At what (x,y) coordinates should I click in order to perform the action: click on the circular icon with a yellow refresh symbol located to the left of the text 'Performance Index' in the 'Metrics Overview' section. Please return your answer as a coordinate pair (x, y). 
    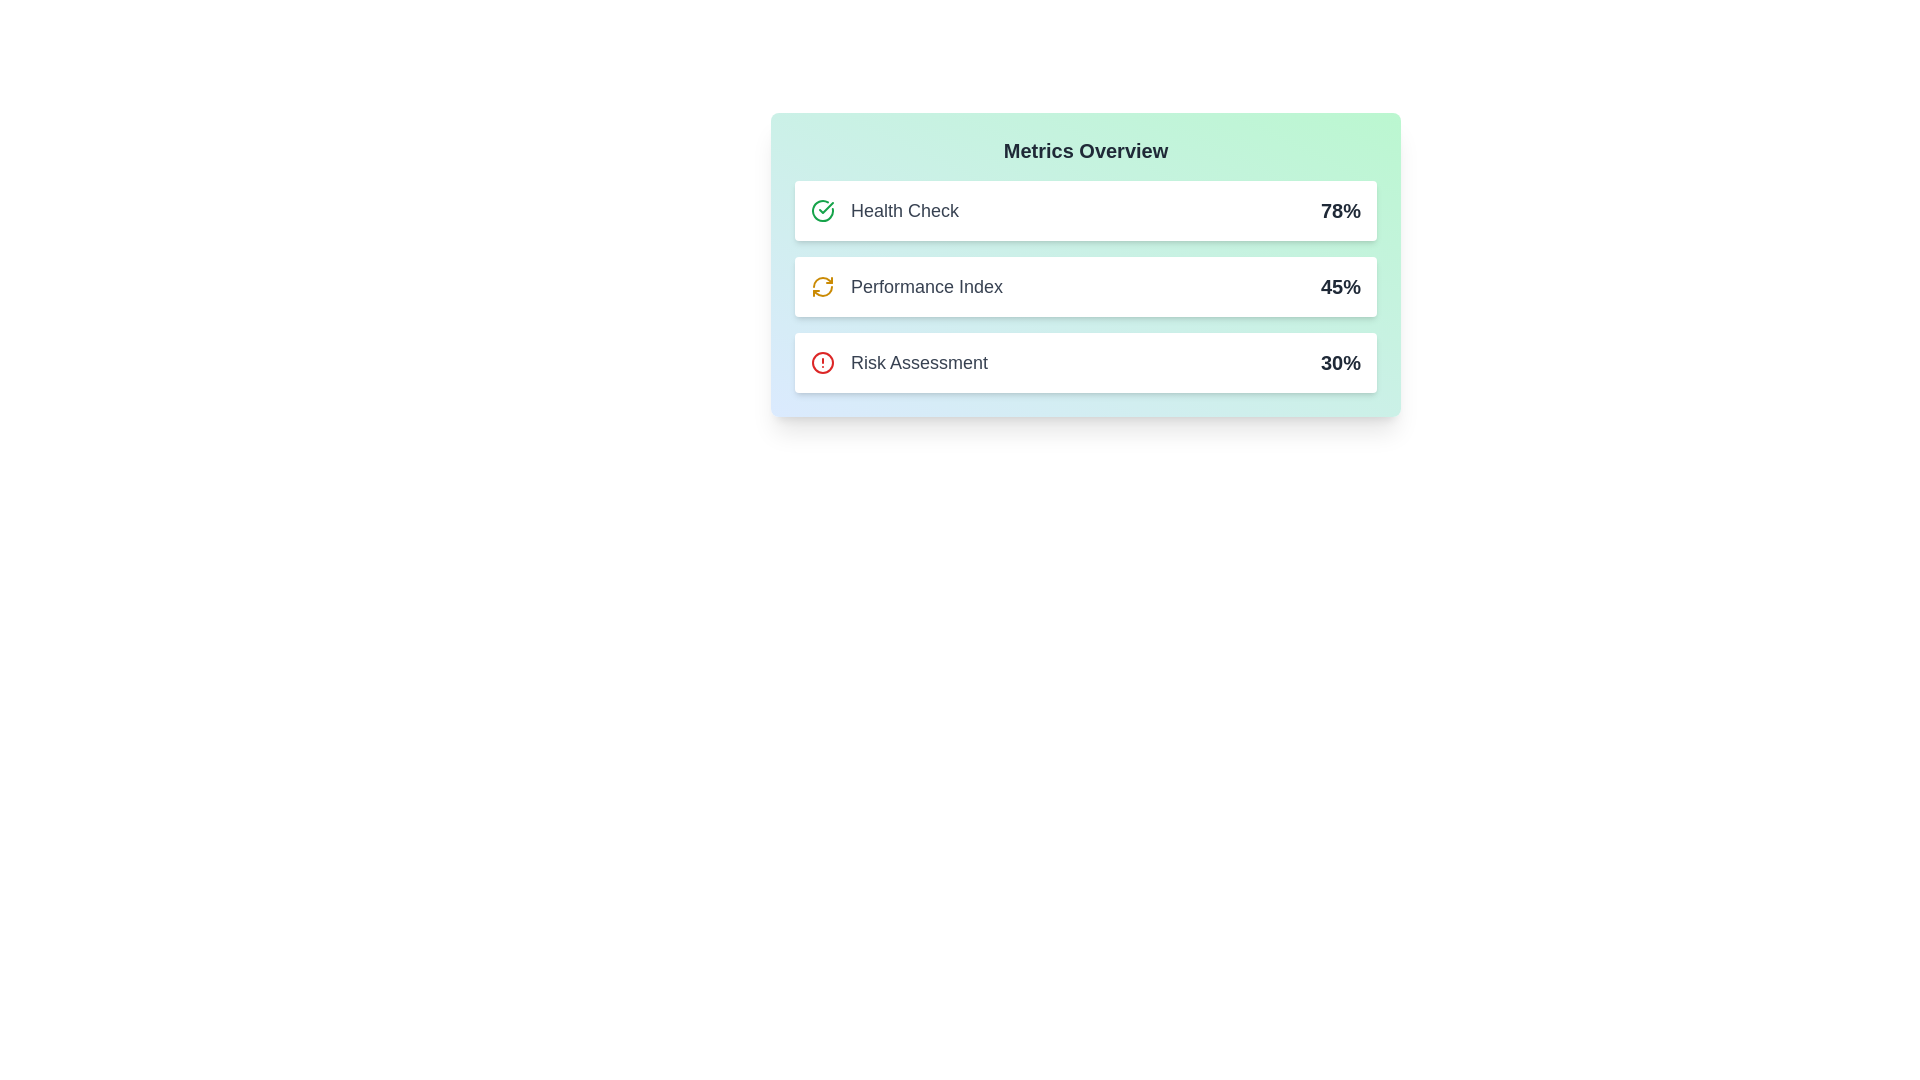
    Looking at the image, I should click on (822, 286).